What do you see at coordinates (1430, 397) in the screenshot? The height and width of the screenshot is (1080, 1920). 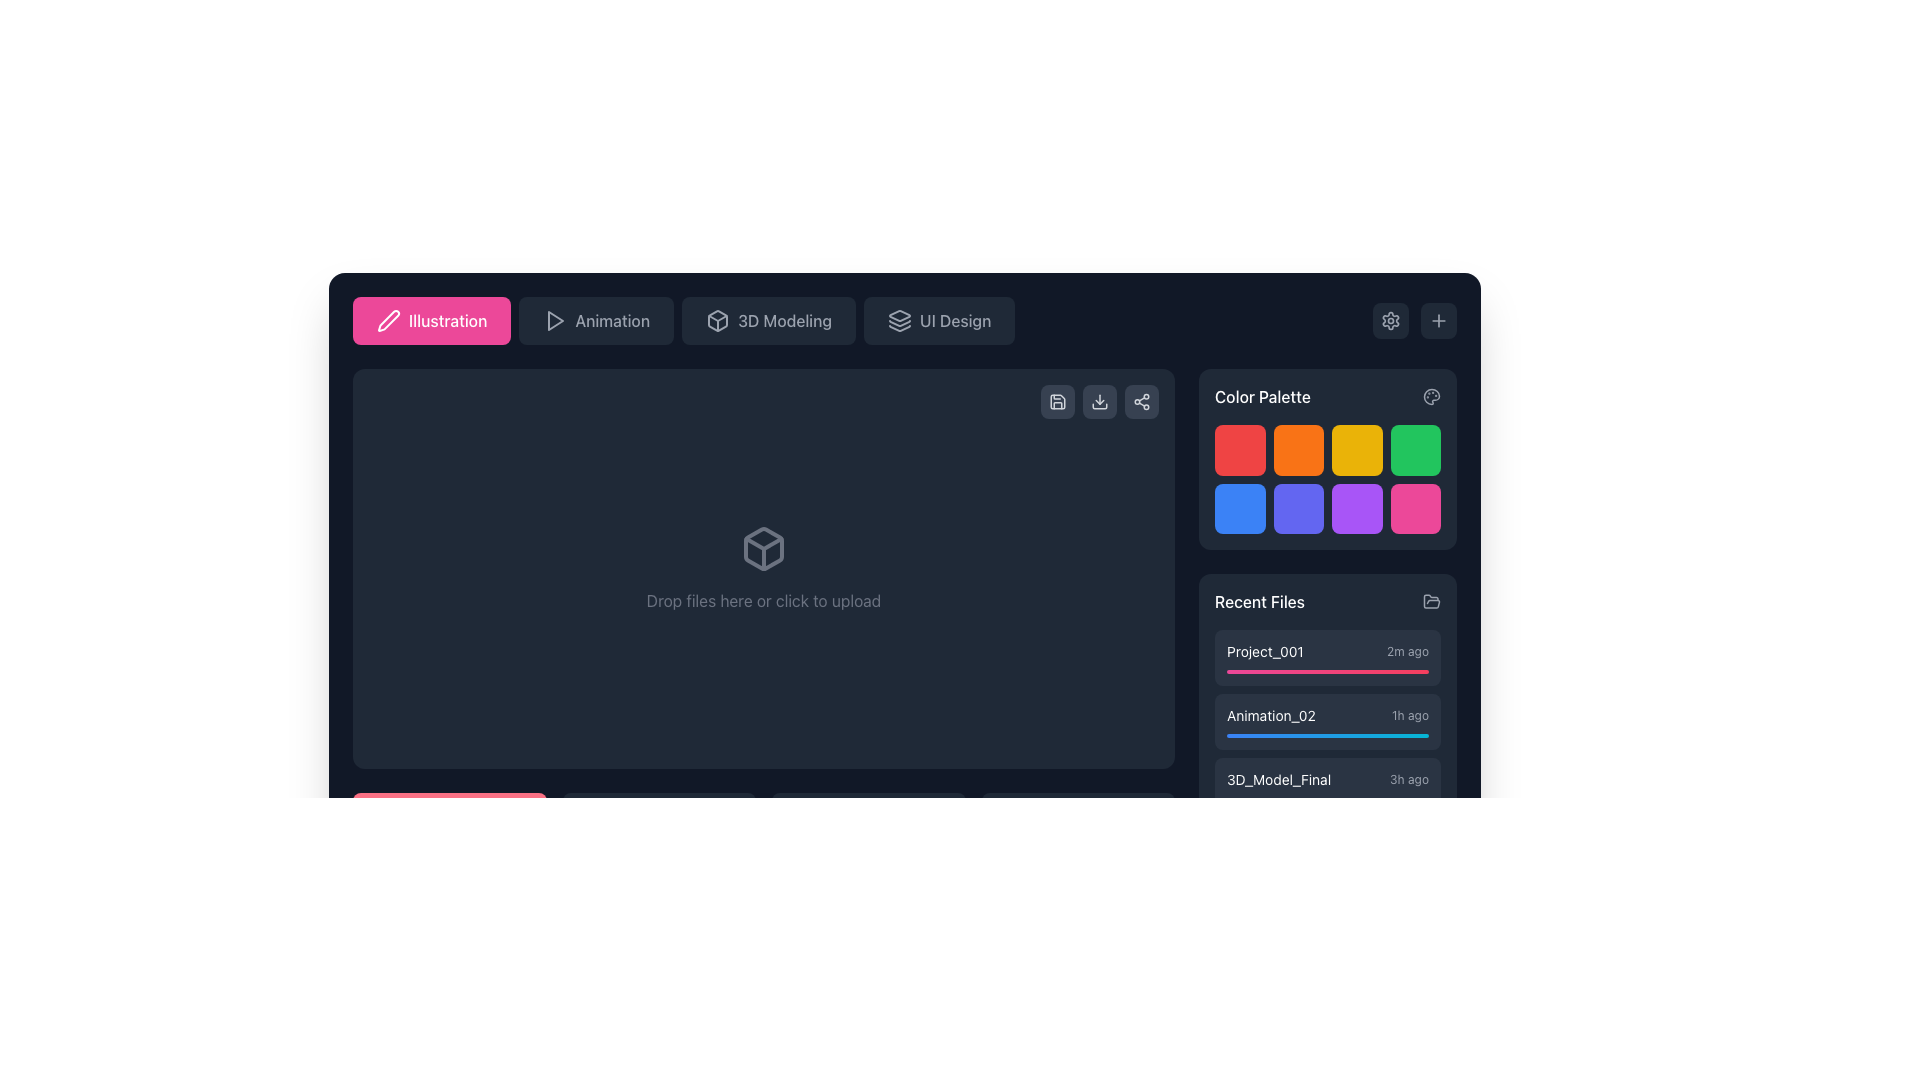 I see `the artist's palette icon located towards the upper right of the interface, which visually represents part of the artist's palette` at bounding box center [1430, 397].